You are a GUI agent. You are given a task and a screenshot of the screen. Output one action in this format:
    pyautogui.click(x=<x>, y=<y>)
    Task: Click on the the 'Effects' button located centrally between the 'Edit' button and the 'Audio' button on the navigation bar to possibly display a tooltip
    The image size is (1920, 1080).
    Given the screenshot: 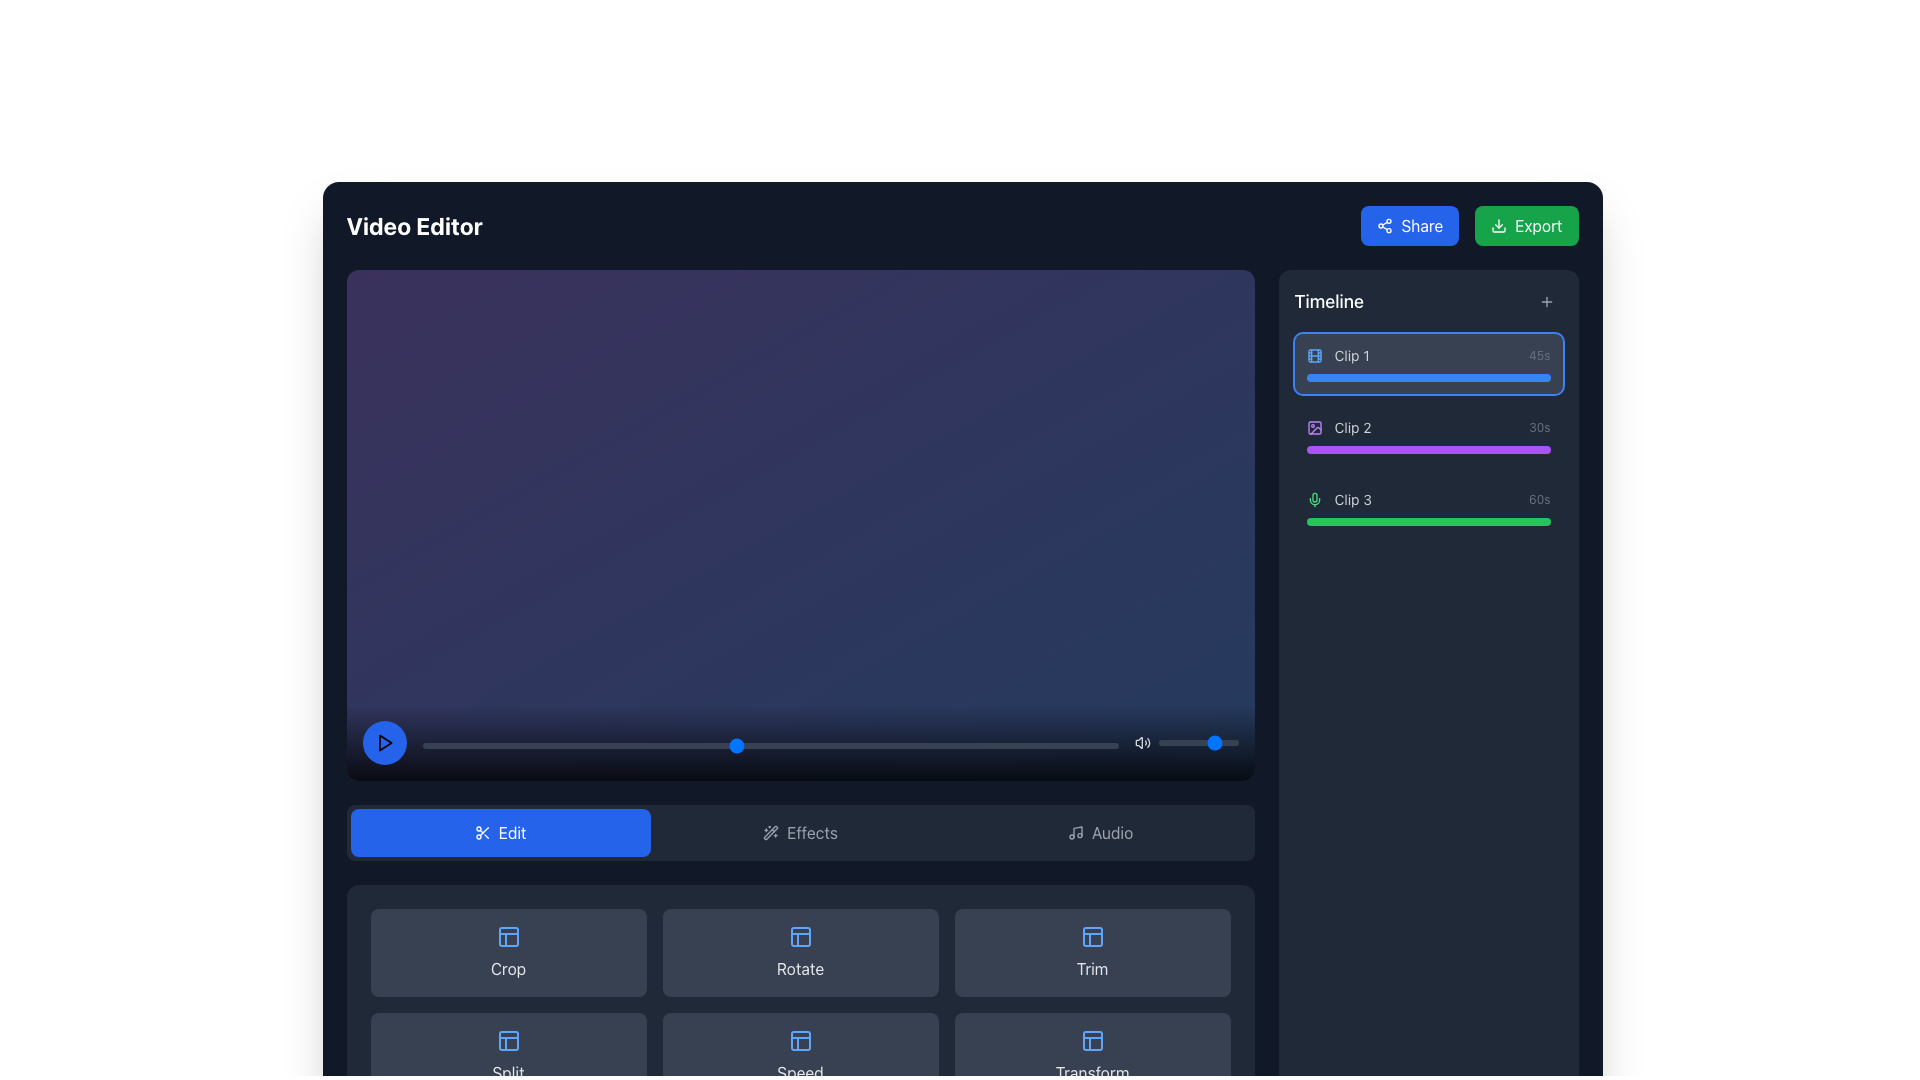 What is the action you would take?
    pyautogui.click(x=812, y=832)
    